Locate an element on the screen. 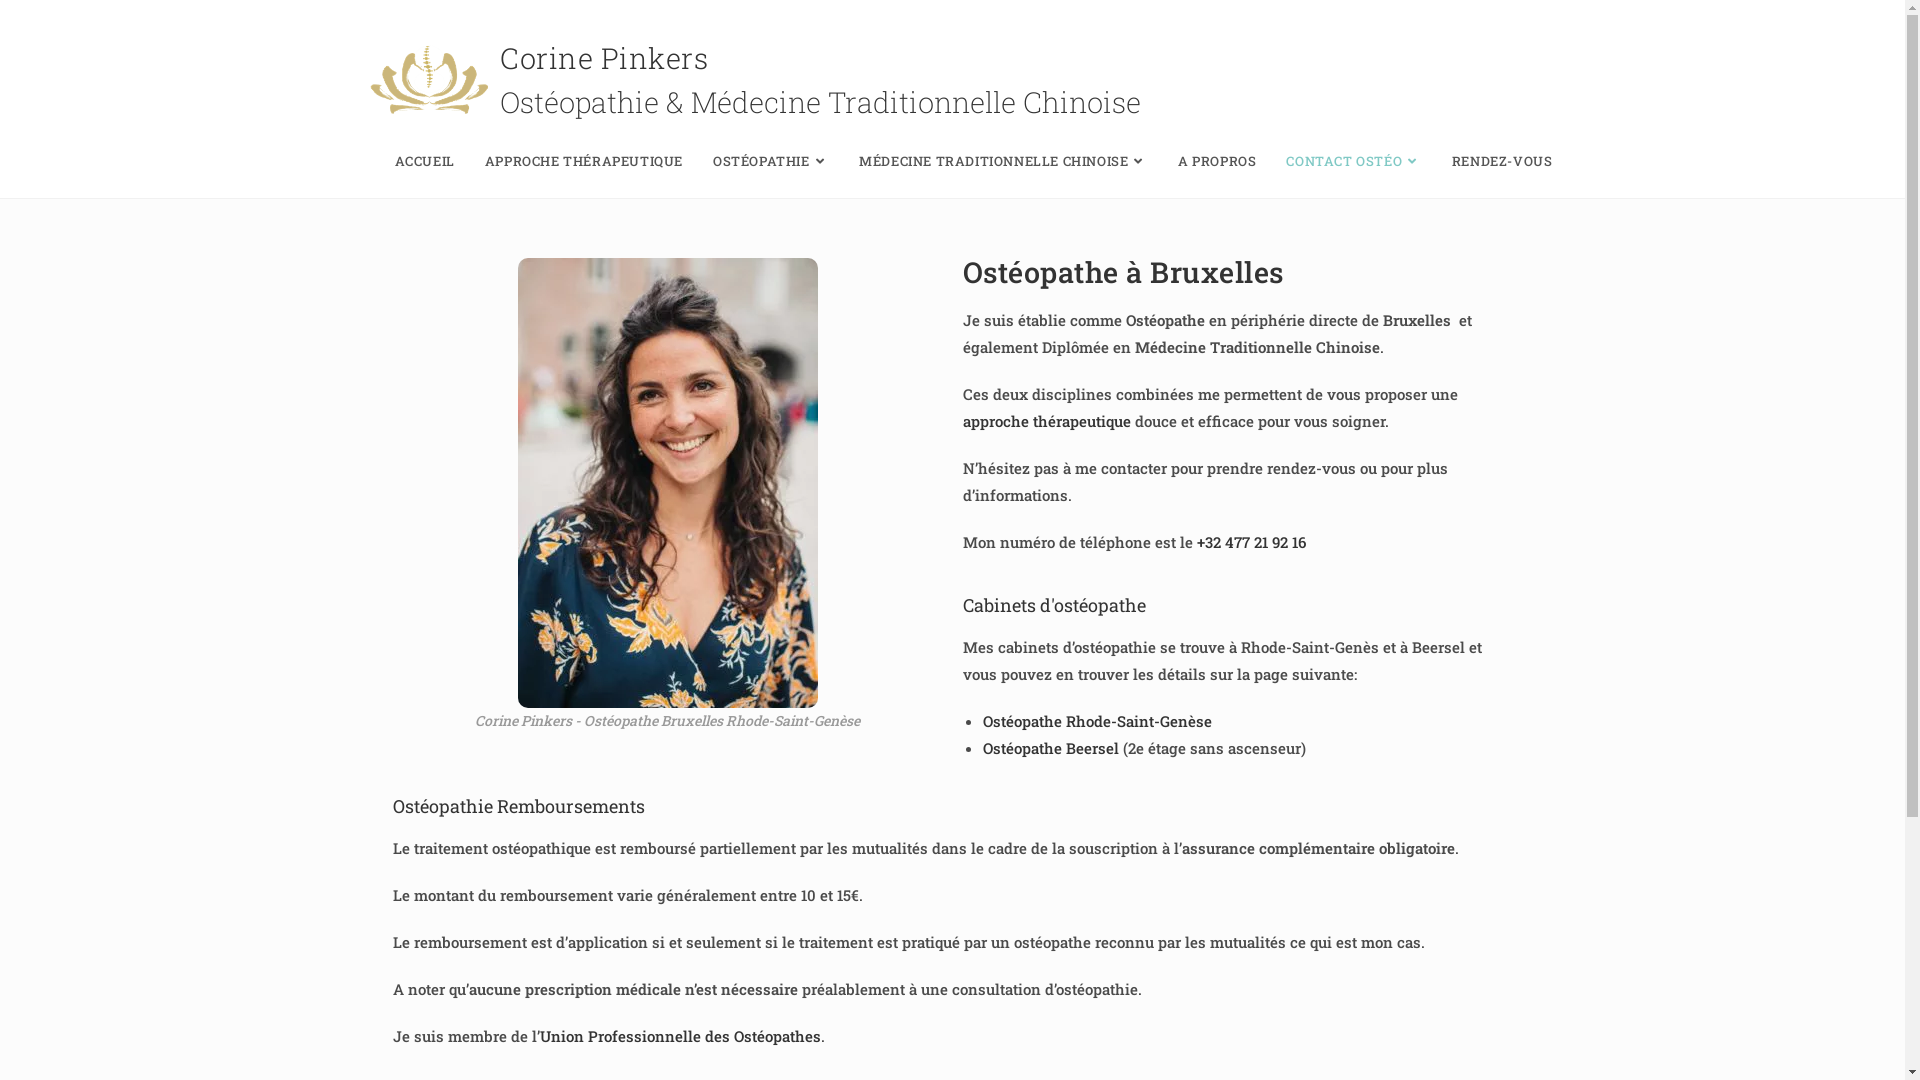 This screenshot has width=1920, height=1080. '+32 477 21 92 16' is located at coordinates (1249, 542).